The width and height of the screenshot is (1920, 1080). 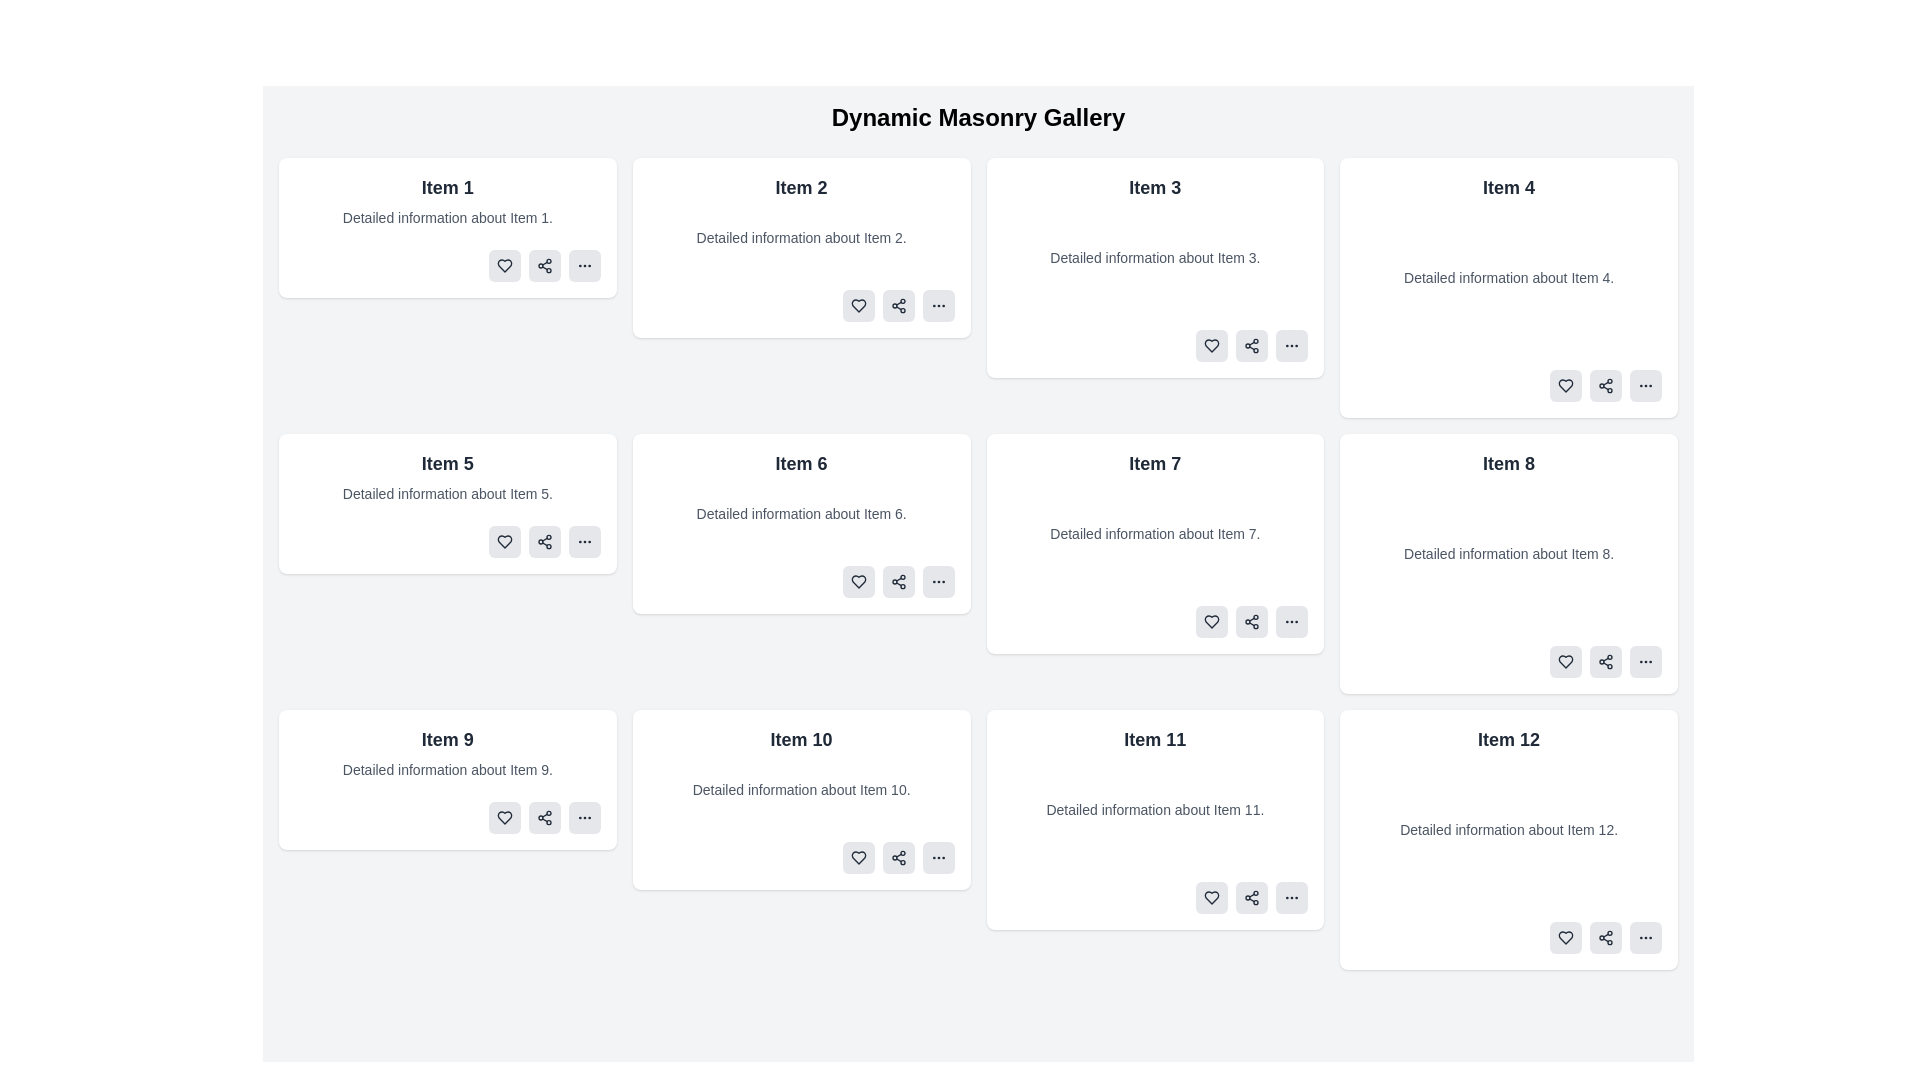 What do you see at coordinates (1509, 288) in the screenshot?
I see `the 'Item 4' card in the top-right position of the masonry grid layout` at bounding box center [1509, 288].